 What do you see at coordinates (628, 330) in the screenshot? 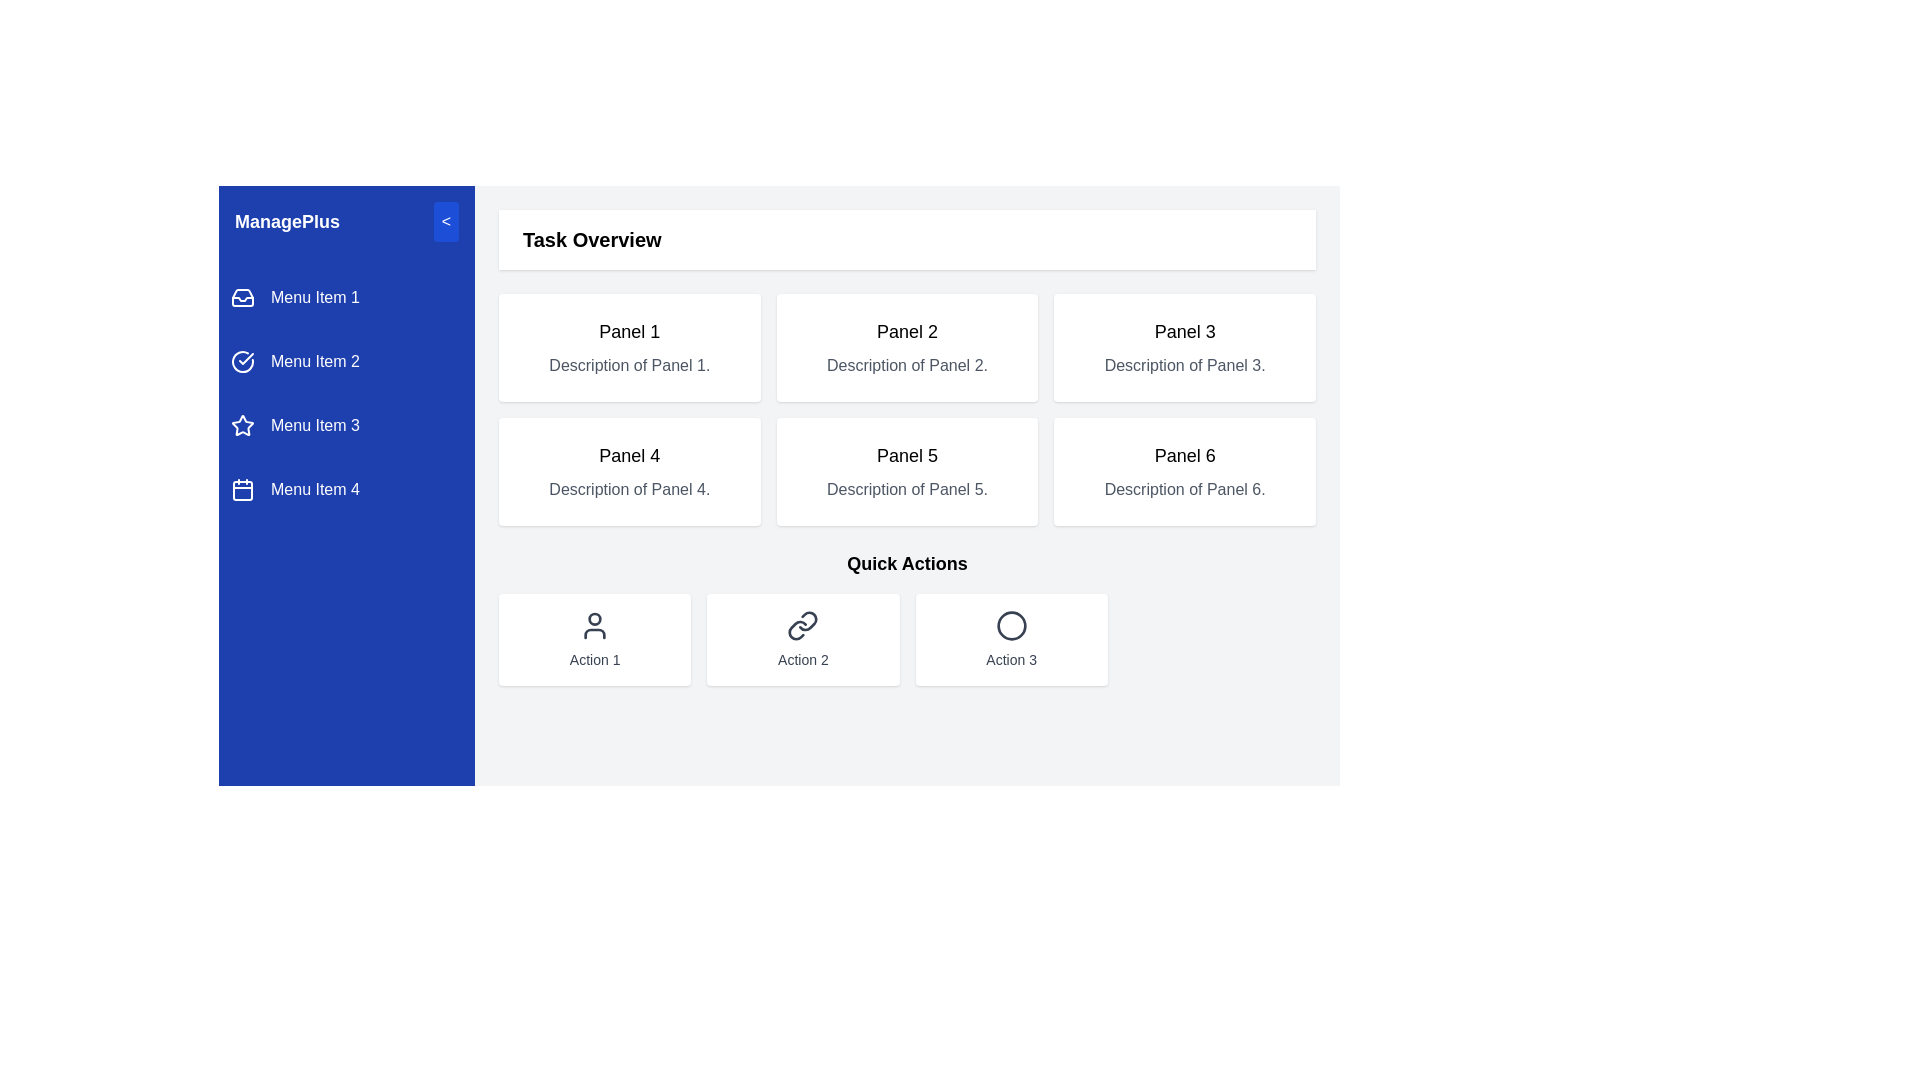
I see `the static text label that serves as the title for the 'Task Overview' panel, located at the top-left segment of the main content area, above 'Description of Panel 1.'` at bounding box center [628, 330].